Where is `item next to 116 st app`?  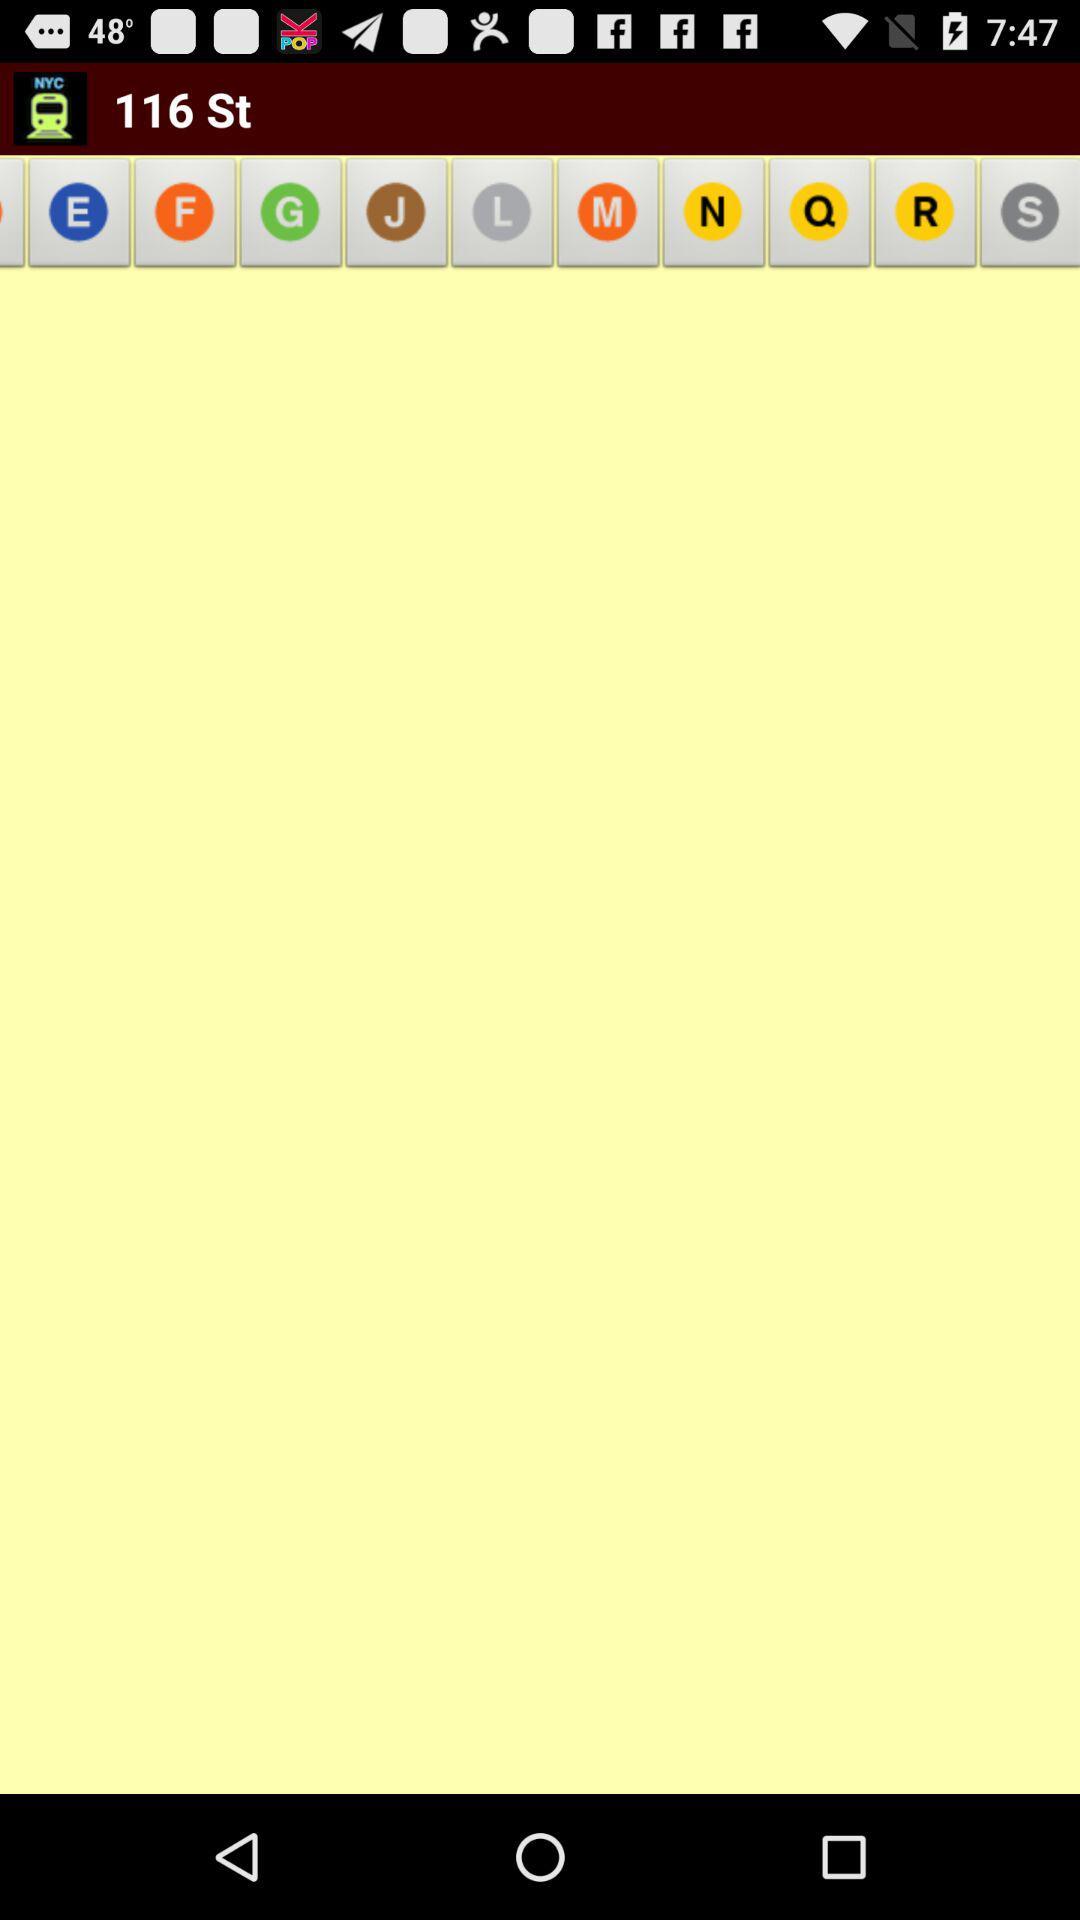
item next to 116 st app is located at coordinates (17, 218).